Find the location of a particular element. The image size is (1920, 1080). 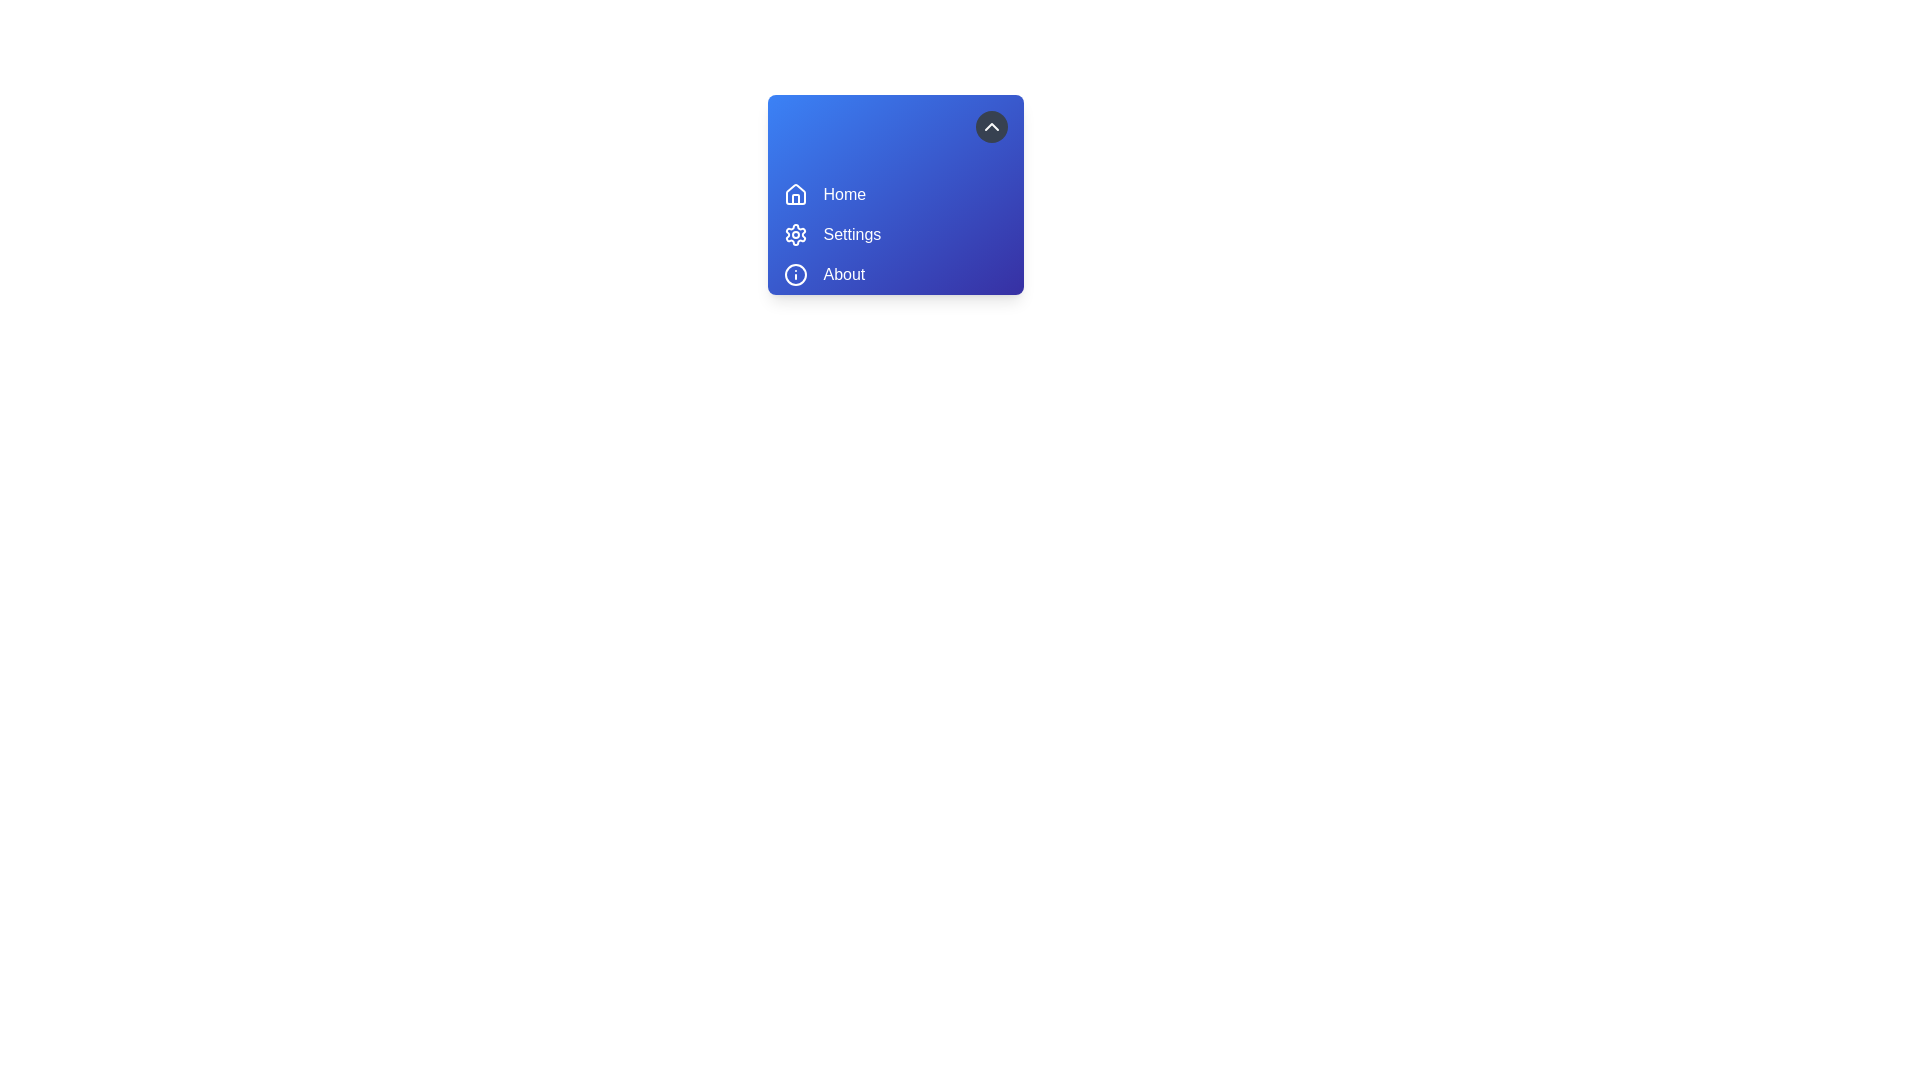

the 'Home' menu item within the vertical blue gradient panel containing navigation items 'Home', 'Settings', and 'About' is located at coordinates (894, 195).